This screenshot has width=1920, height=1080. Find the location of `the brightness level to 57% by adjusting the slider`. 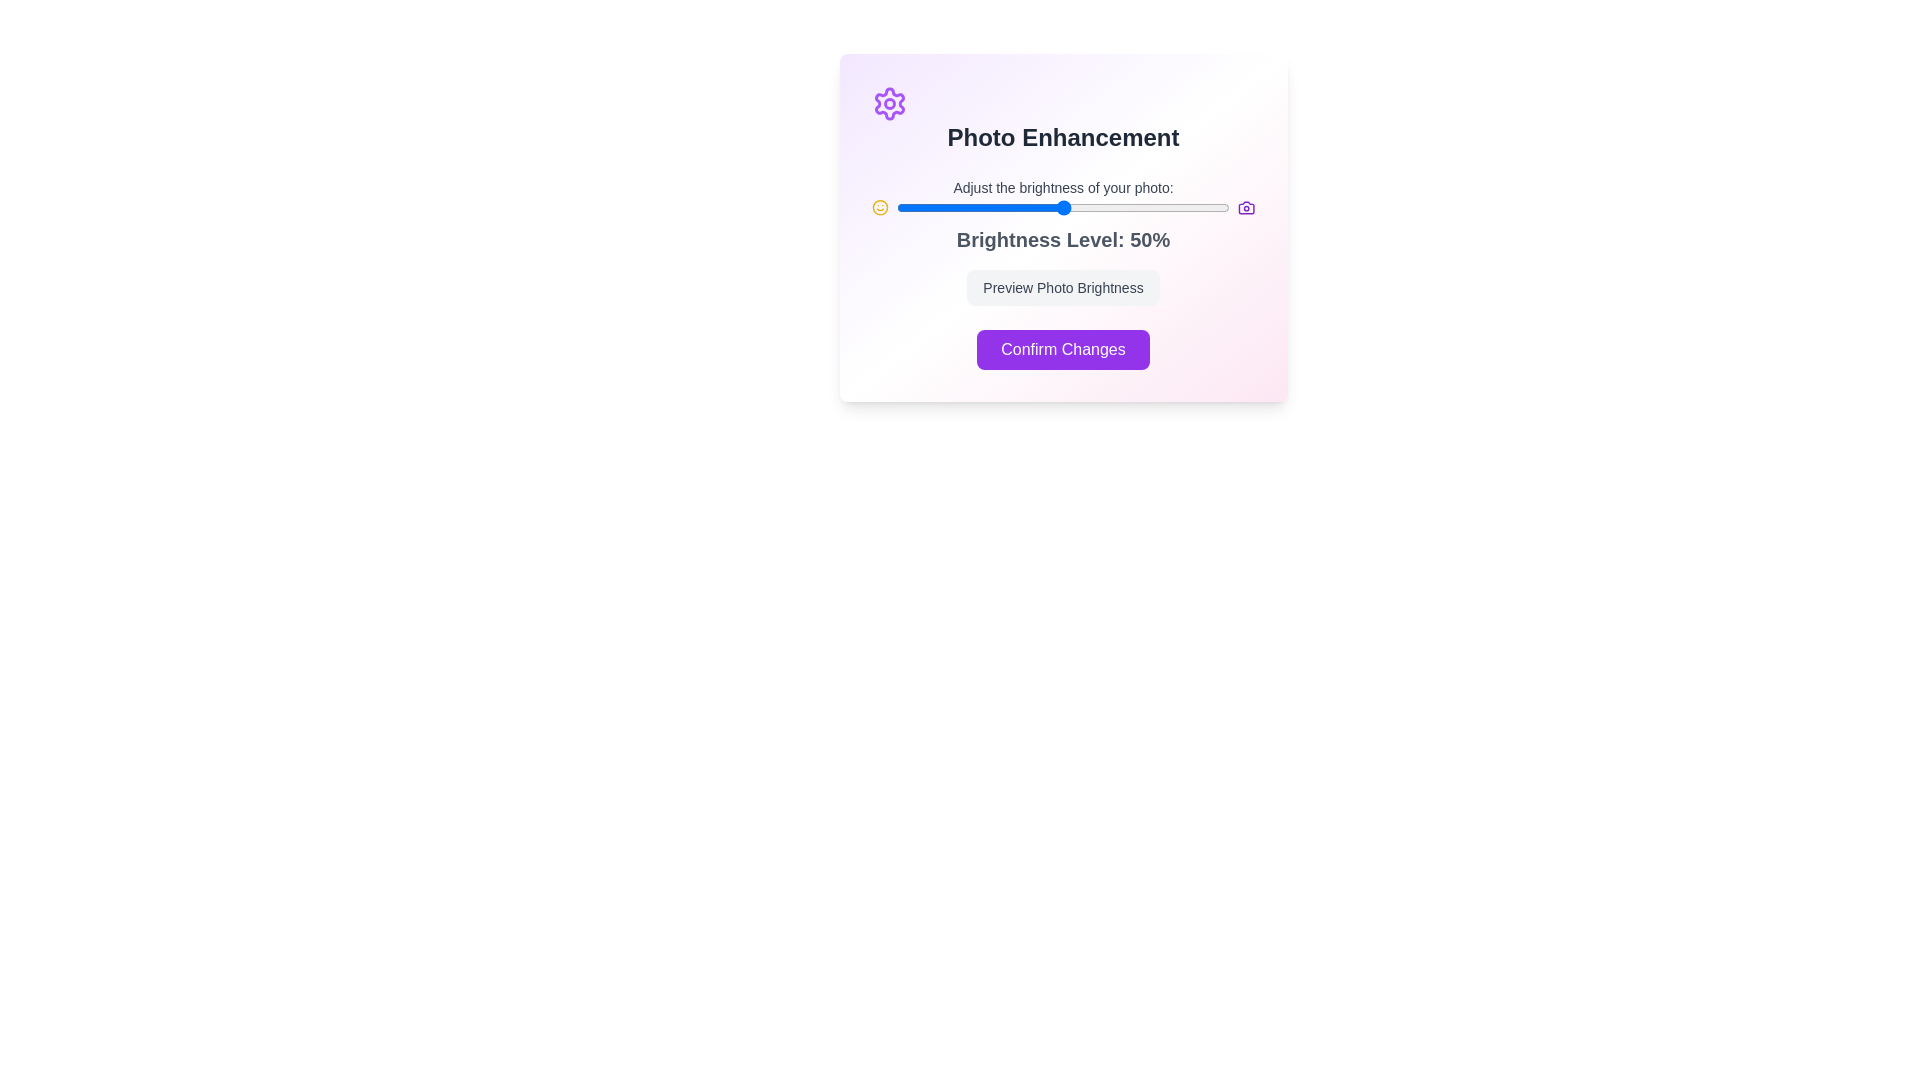

the brightness level to 57% by adjusting the slider is located at coordinates (1085, 208).